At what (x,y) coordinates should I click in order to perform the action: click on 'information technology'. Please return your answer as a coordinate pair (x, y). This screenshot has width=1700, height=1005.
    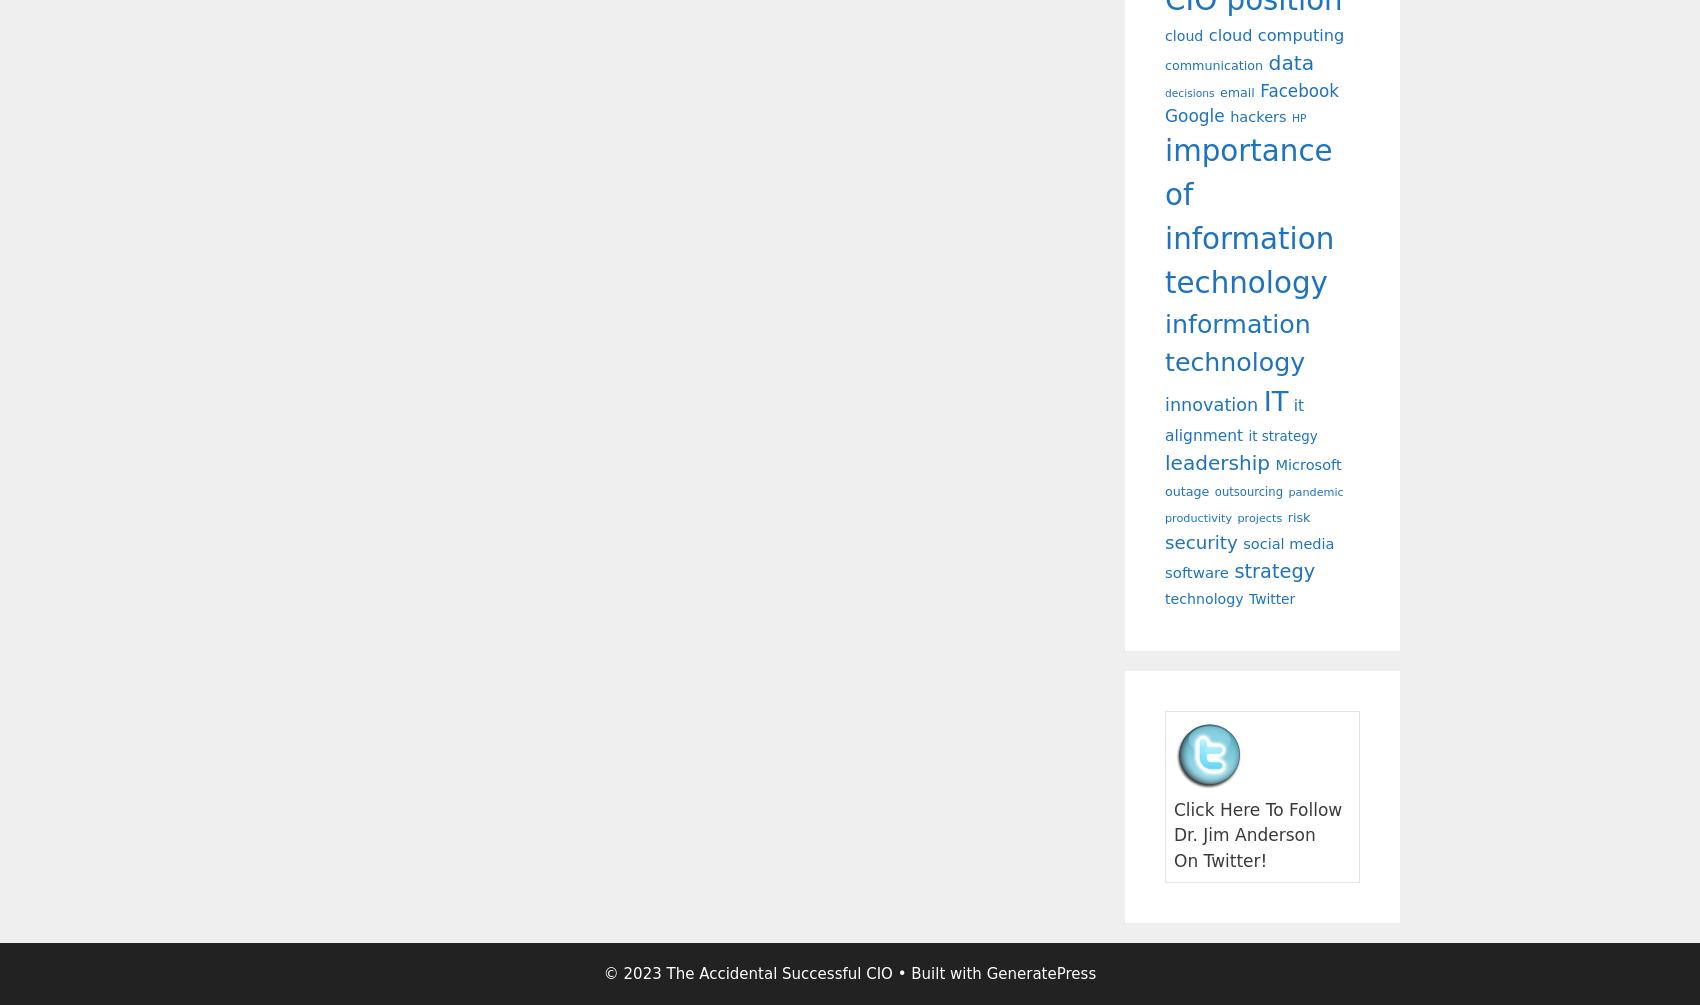
    Looking at the image, I should click on (1236, 342).